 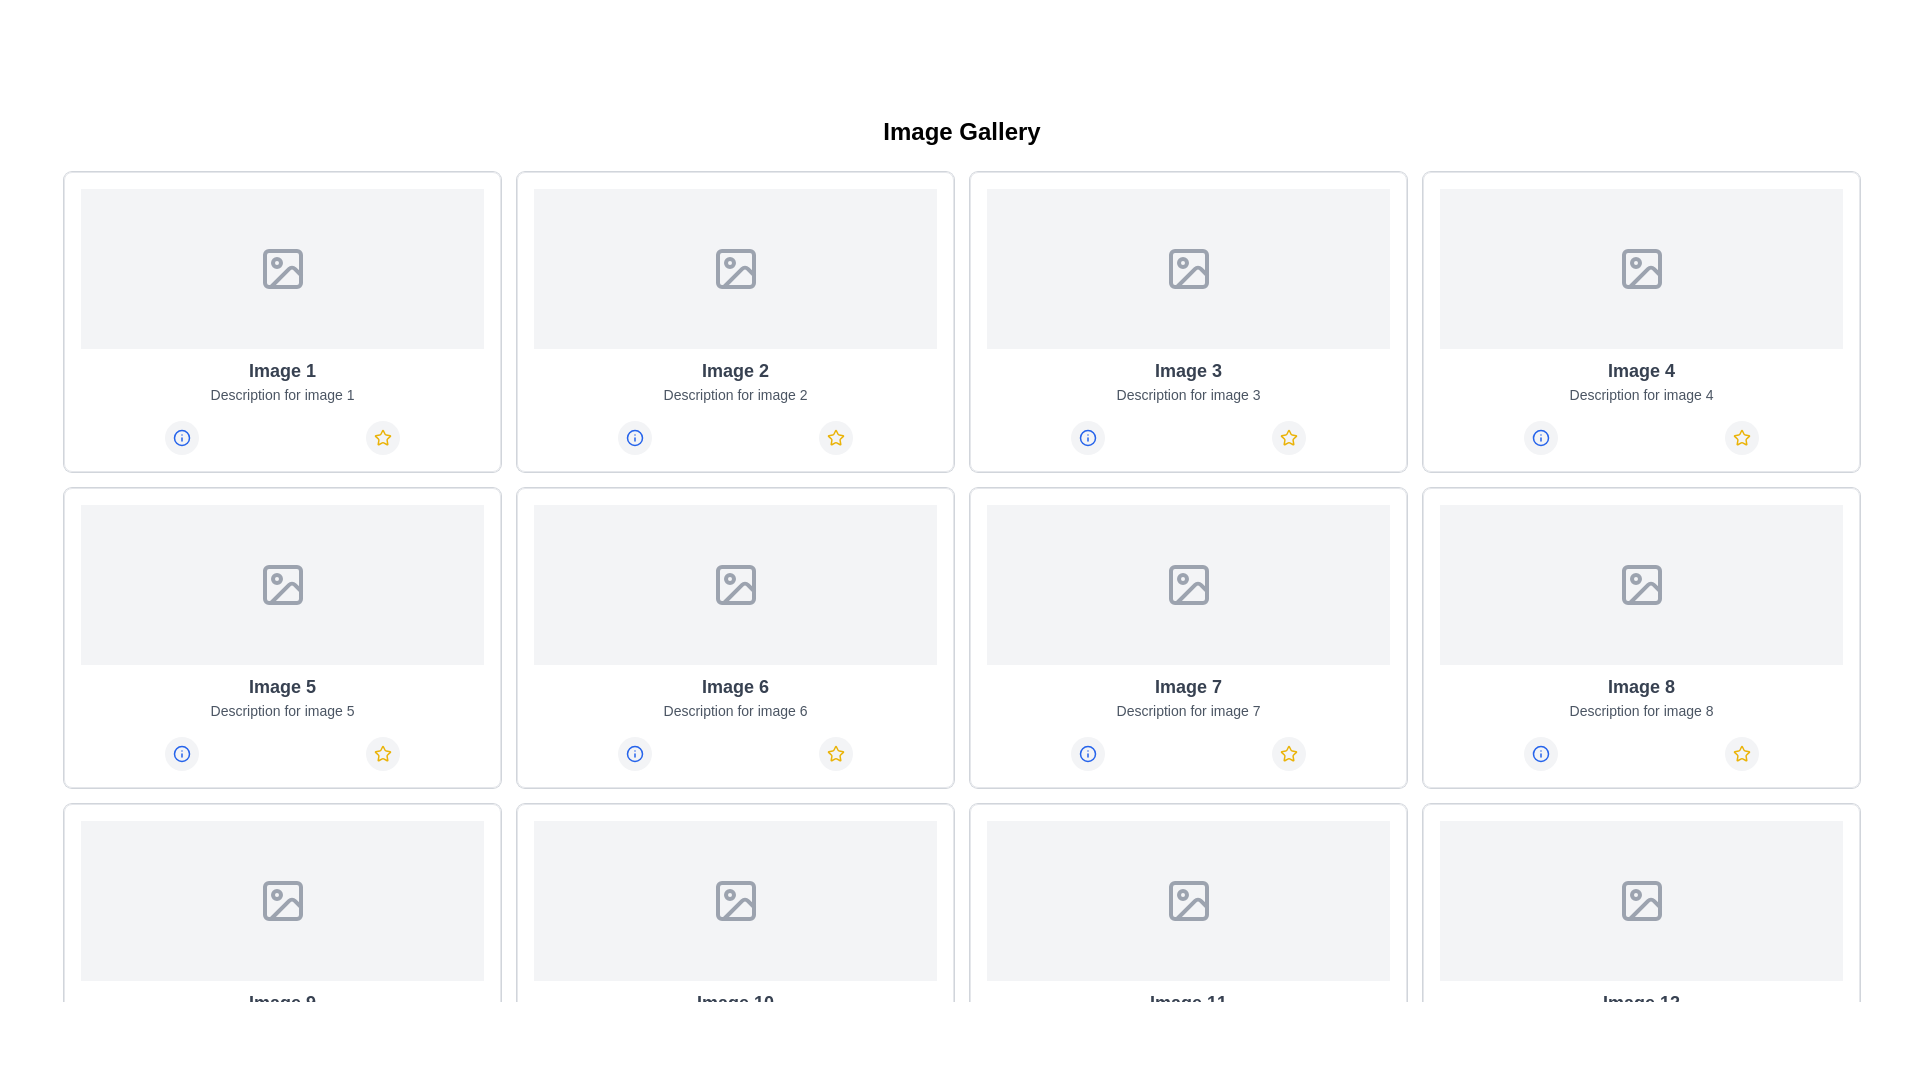 I want to click on the 'Image 5' text label, which is styled with a bold font and grayish color, located in the second column, second row of the grid layout, positioned below the image placeholder, so click(x=281, y=685).